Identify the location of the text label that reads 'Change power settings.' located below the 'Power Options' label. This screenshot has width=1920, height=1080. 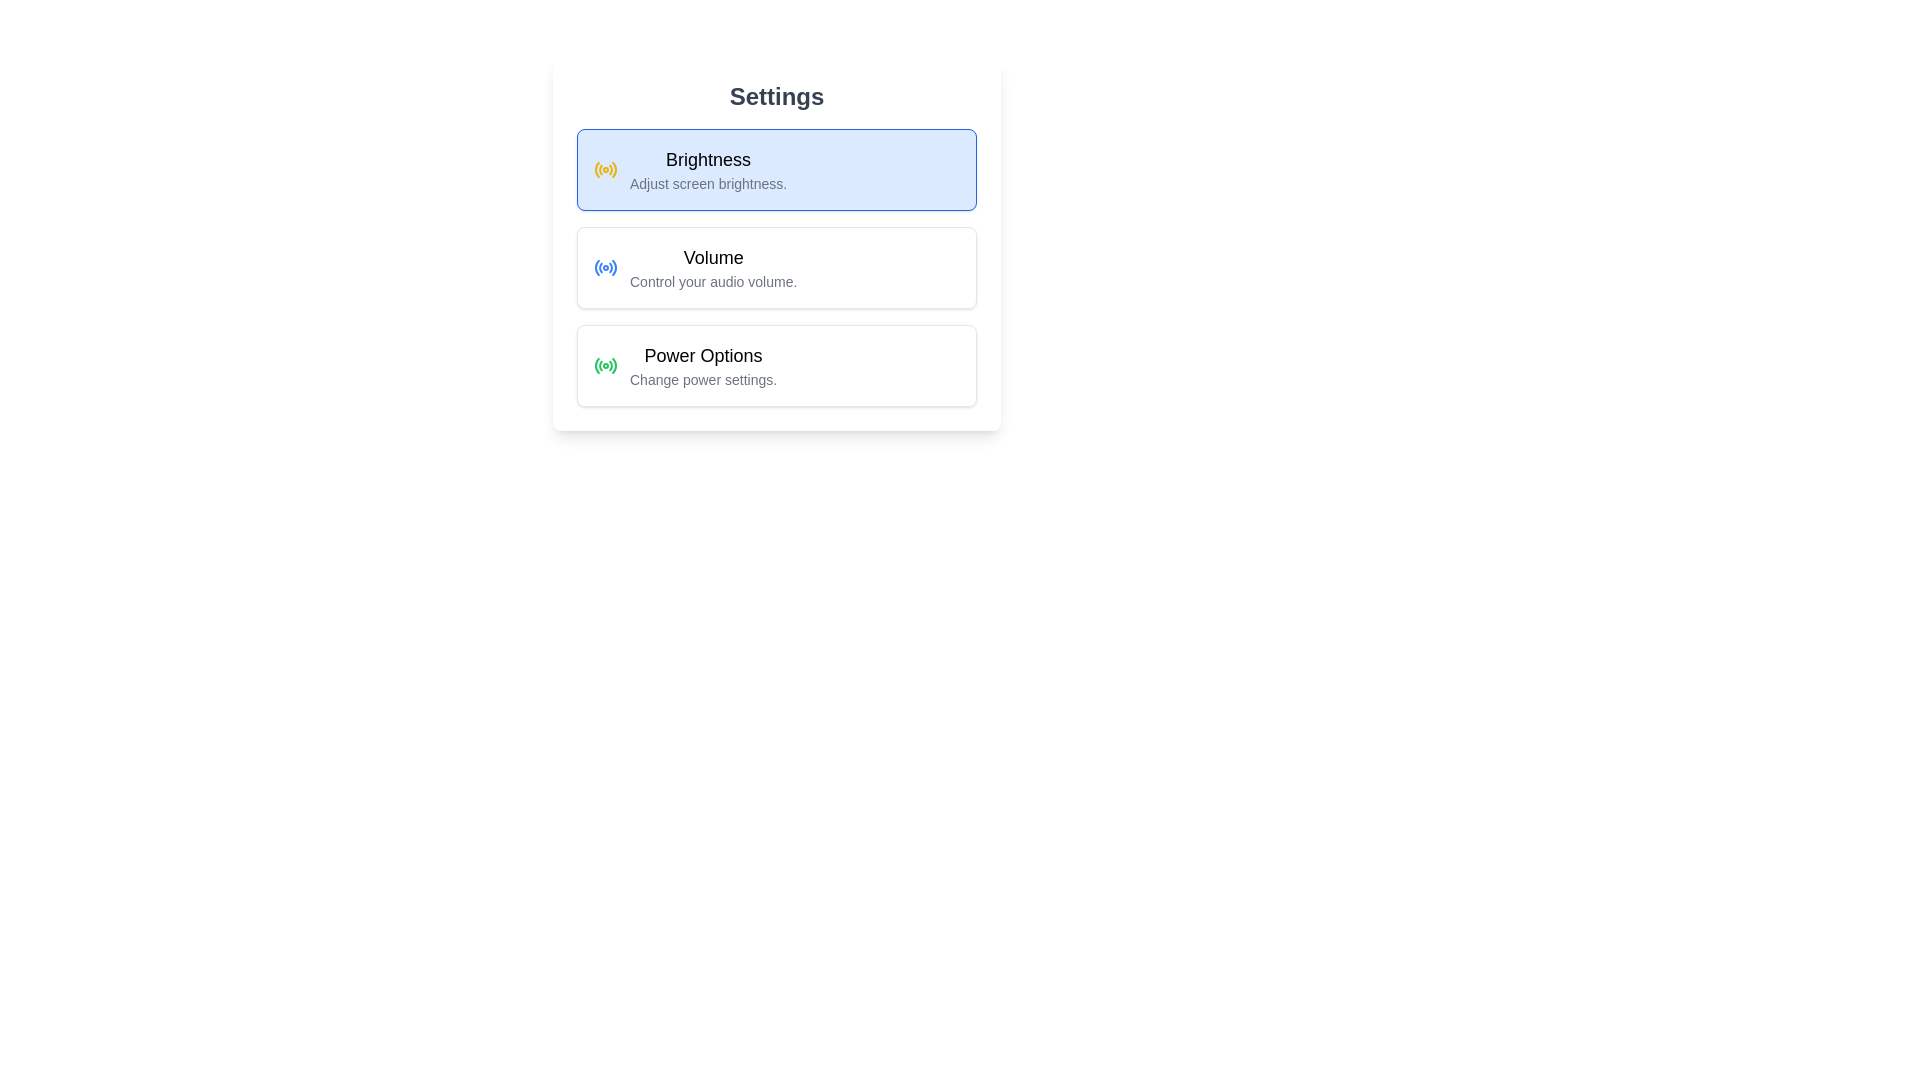
(703, 380).